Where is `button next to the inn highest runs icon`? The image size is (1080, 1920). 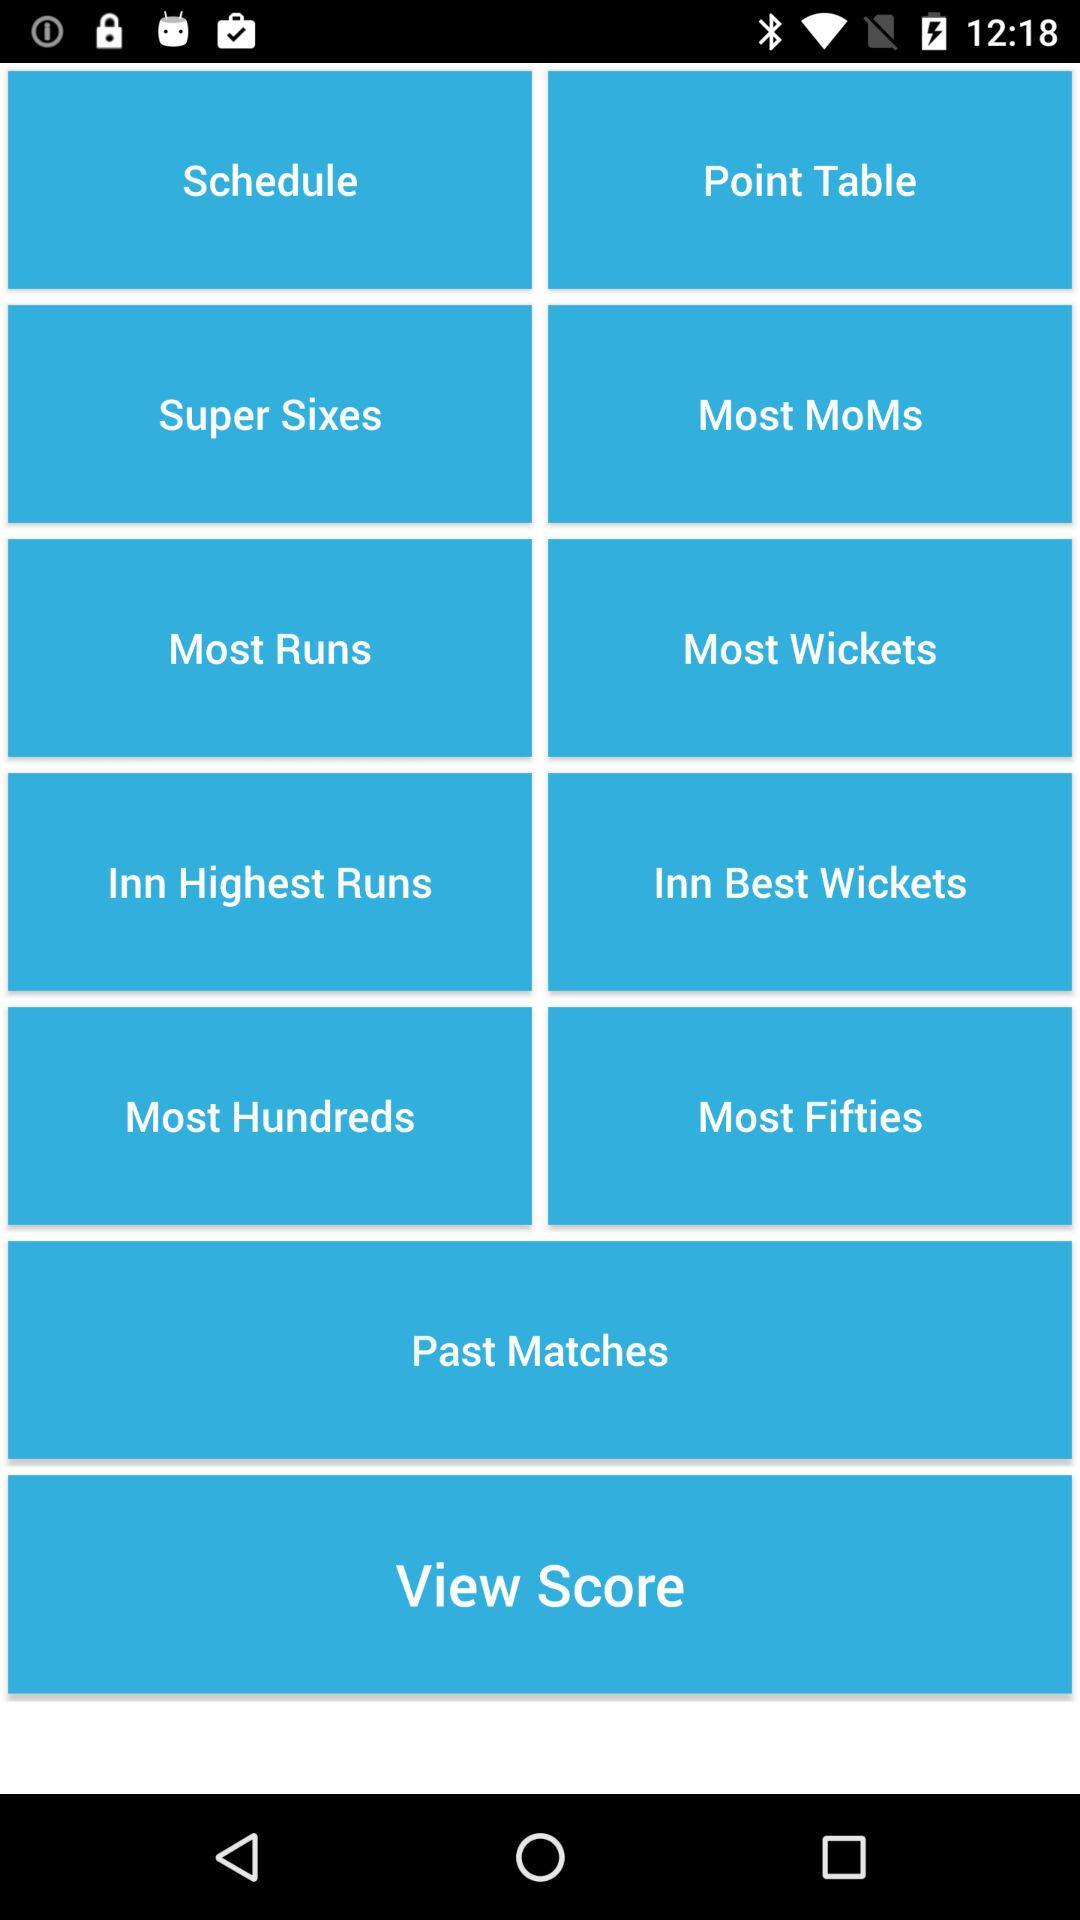 button next to the inn highest runs icon is located at coordinates (810, 1115).